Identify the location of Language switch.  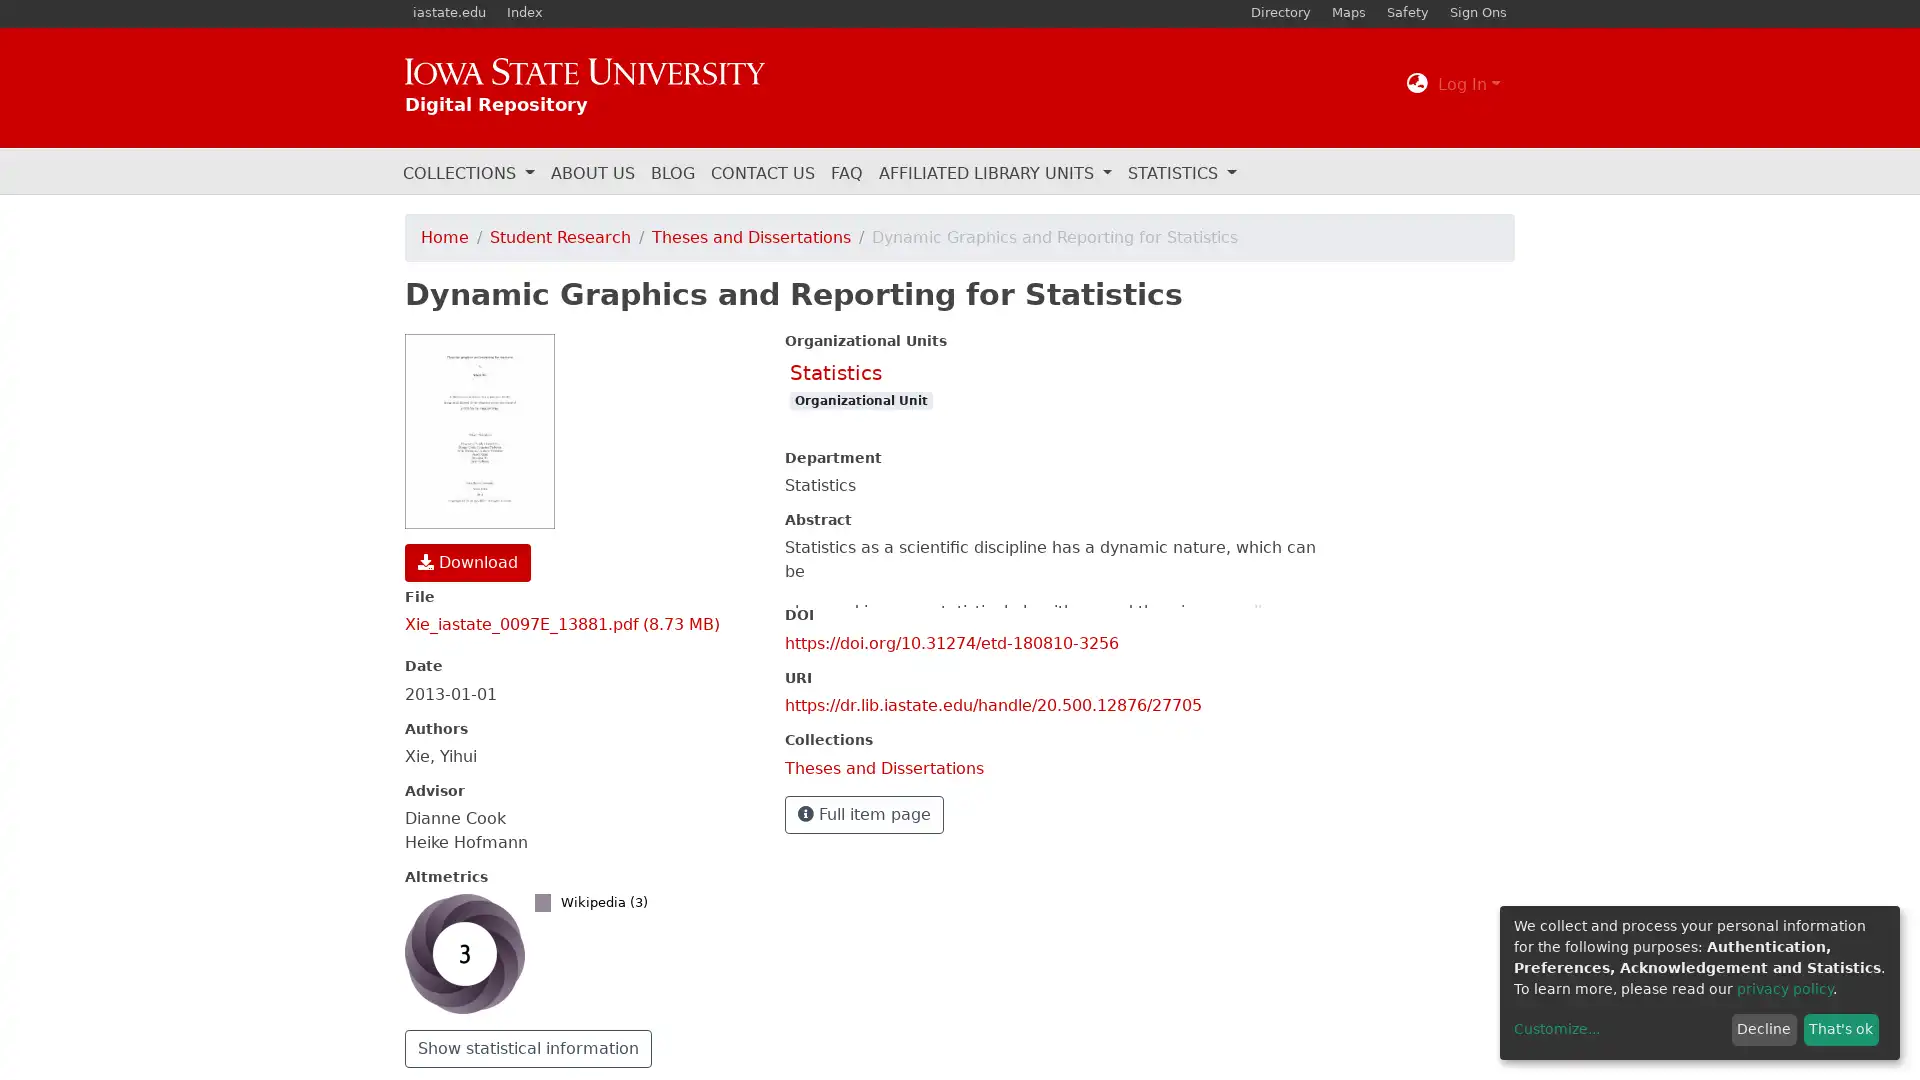
(1415, 83).